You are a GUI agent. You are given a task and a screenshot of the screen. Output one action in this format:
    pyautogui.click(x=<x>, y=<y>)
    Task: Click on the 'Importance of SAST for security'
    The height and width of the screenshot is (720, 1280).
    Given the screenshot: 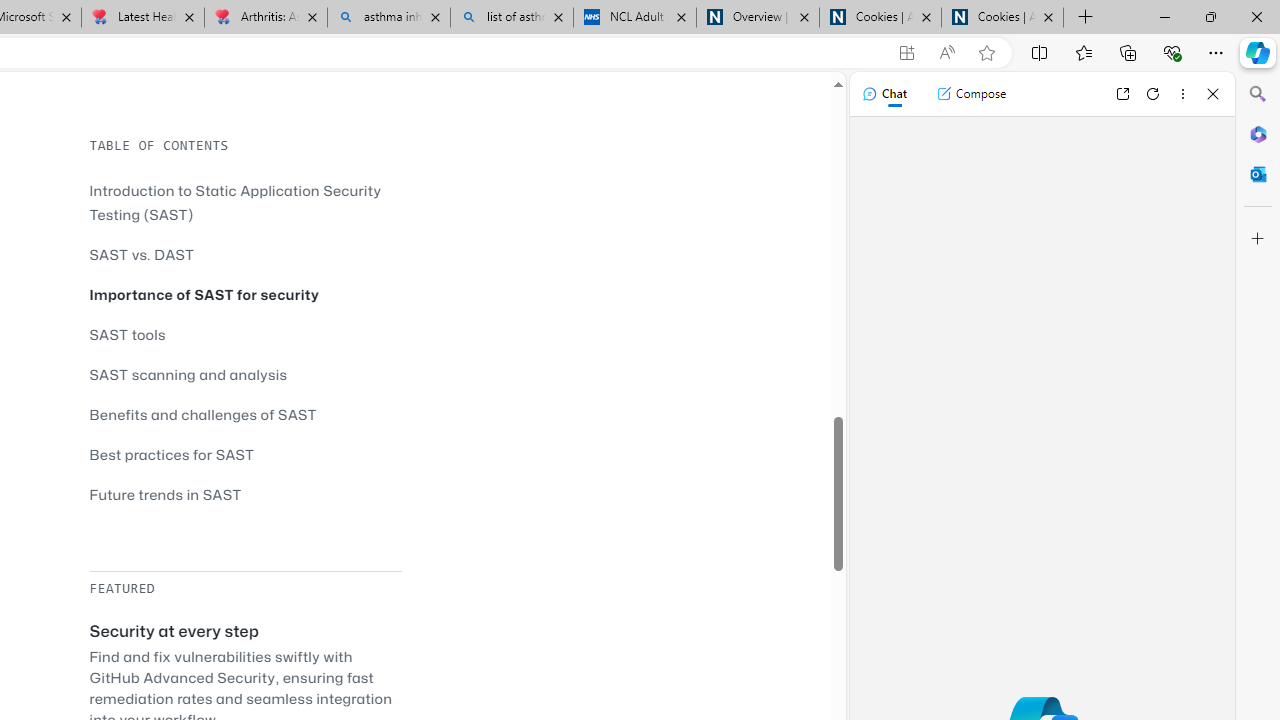 What is the action you would take?
    pyautogui.click(x=204, y=294)
    